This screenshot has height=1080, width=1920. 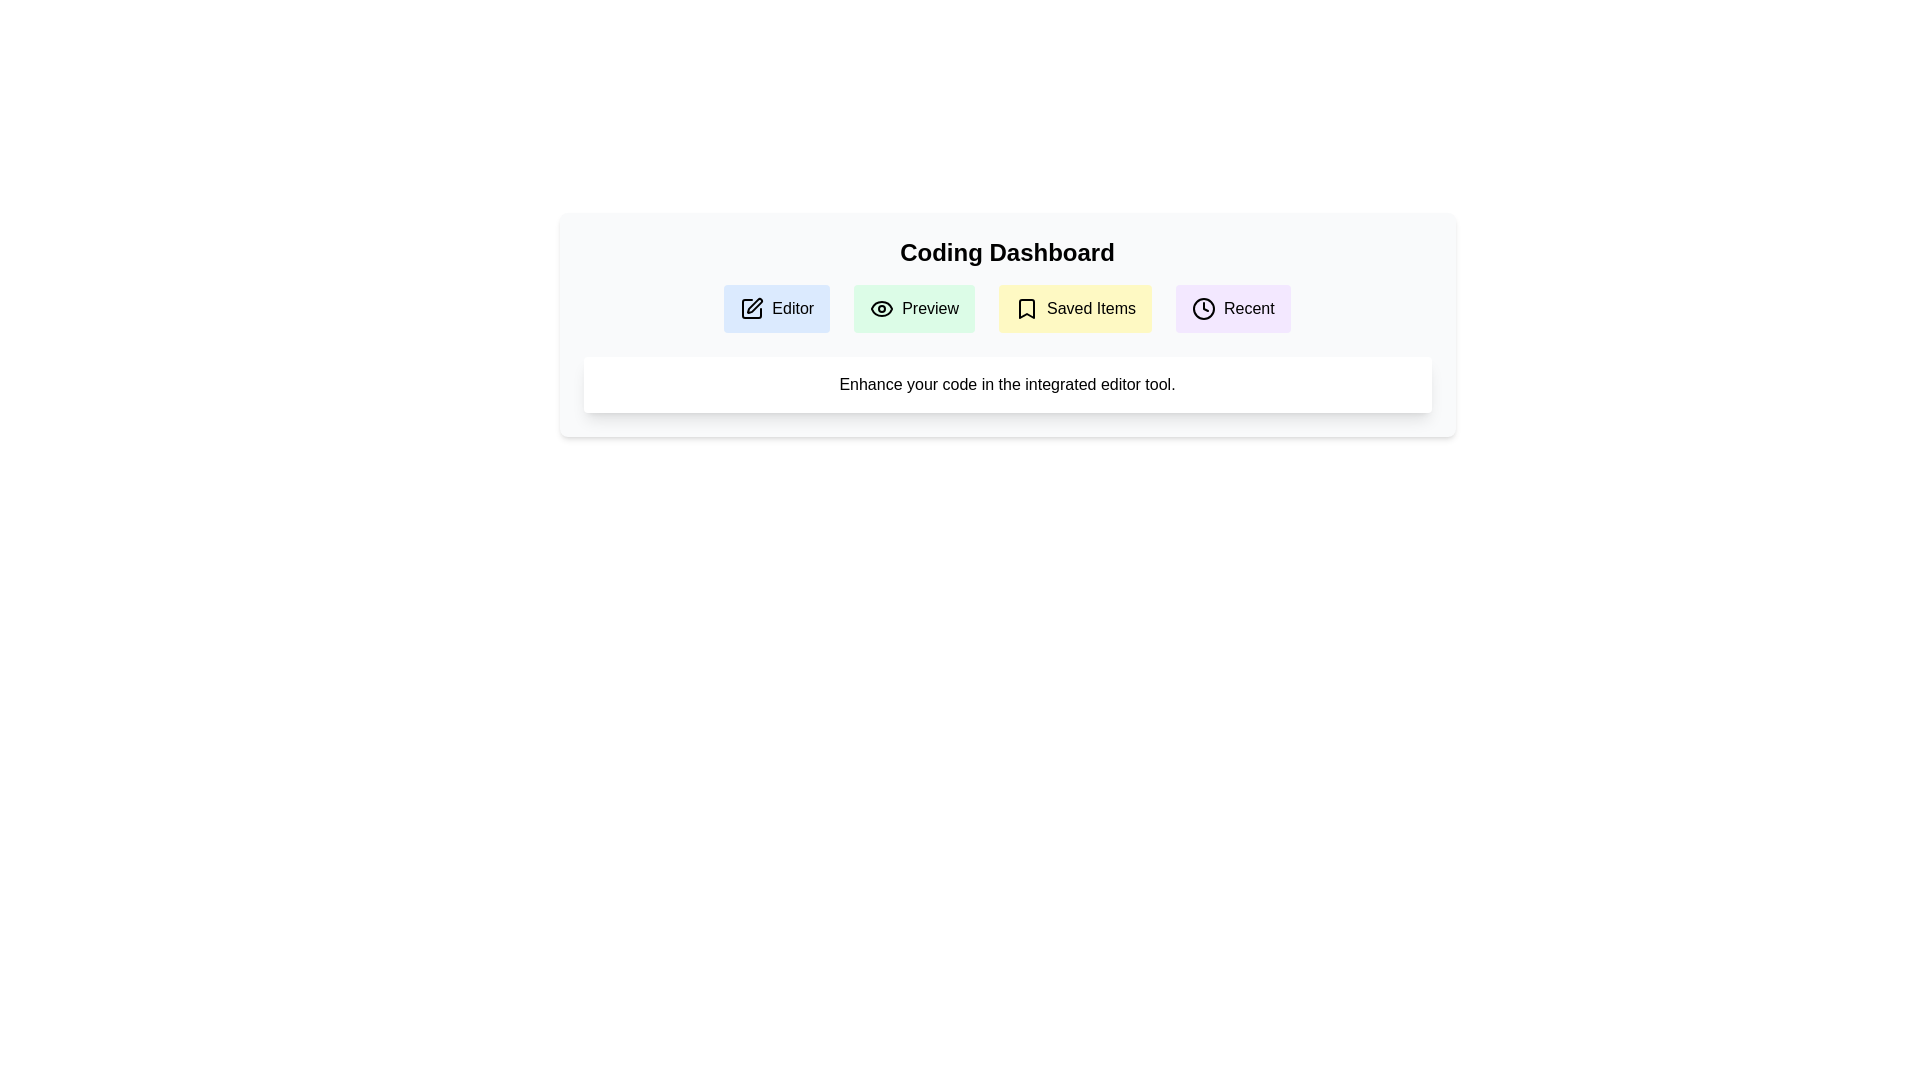 What do you see at coordinates (929, 308) in the screenshot?
I see `the second button from the left in the row of buttons located at the top-right area of the UI` at bounding box center [929, 308].